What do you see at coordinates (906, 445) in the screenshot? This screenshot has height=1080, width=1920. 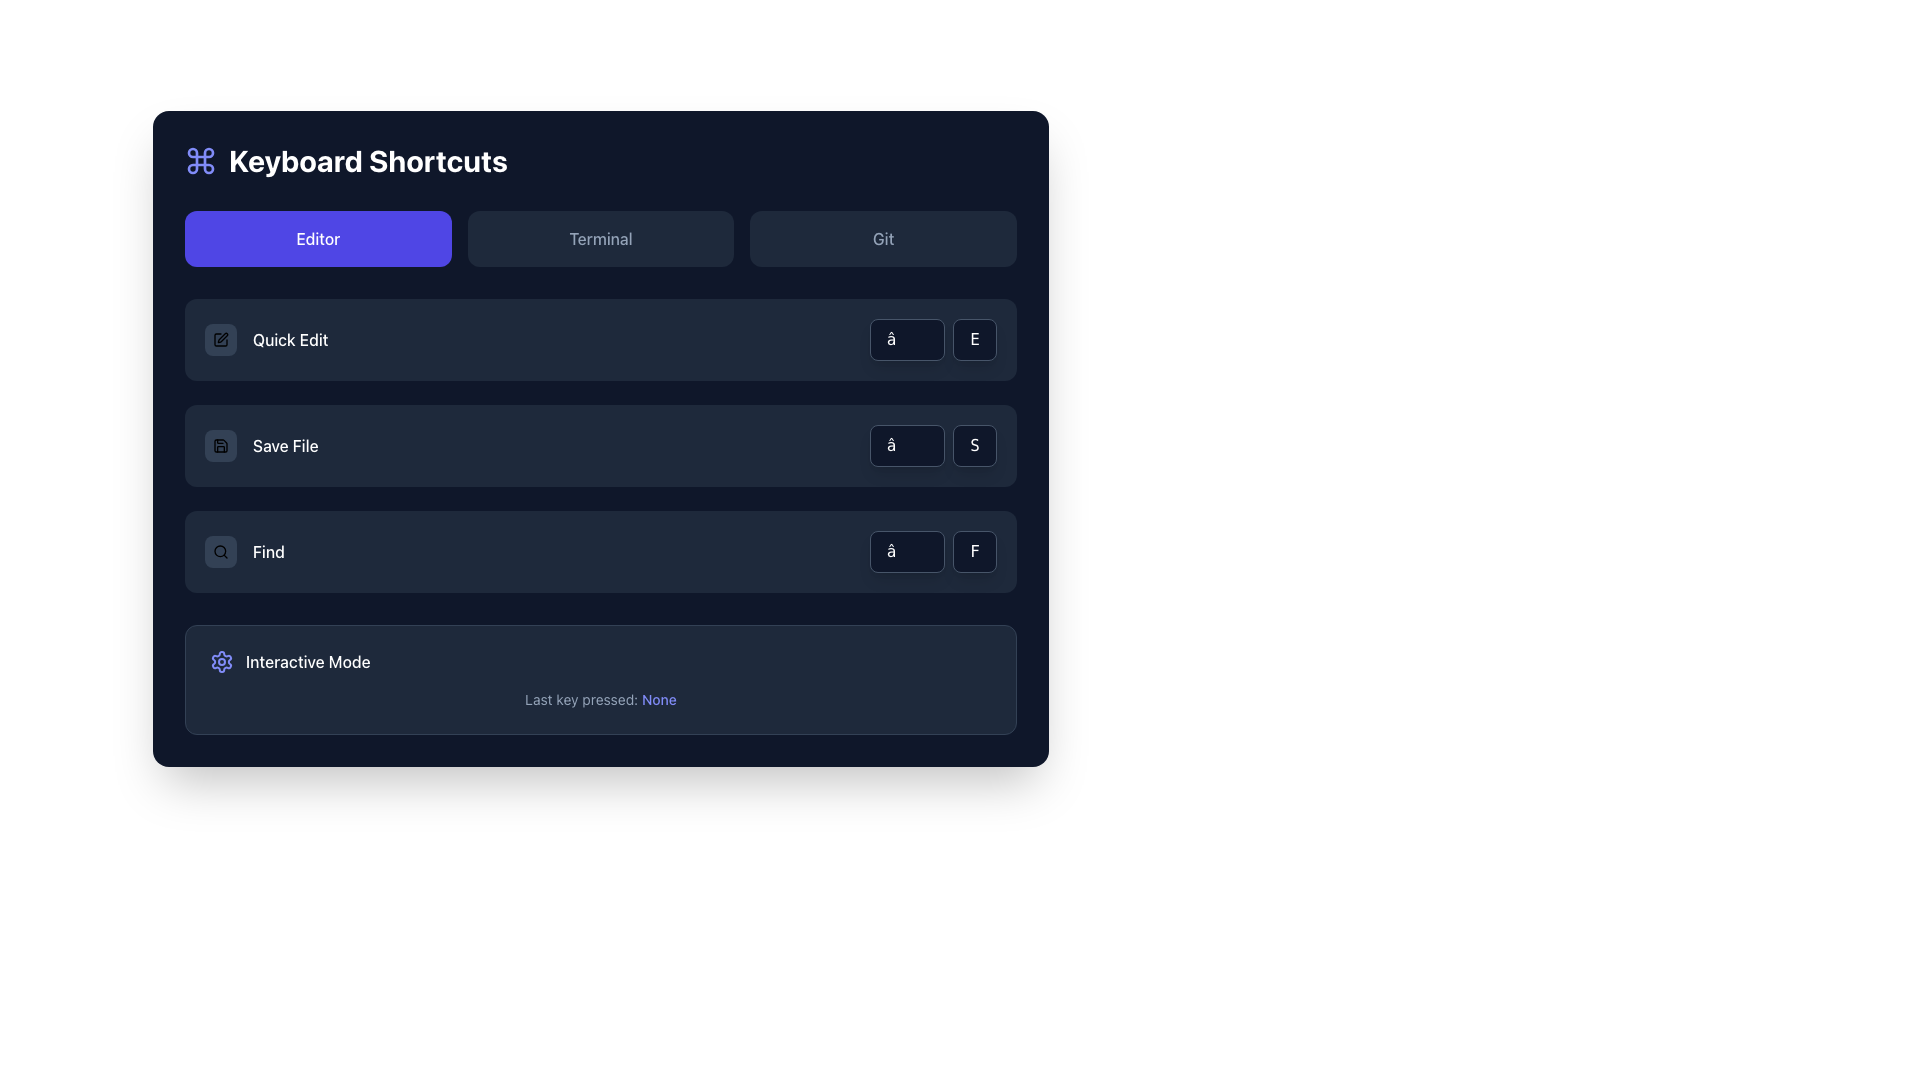 I see `the rectangular button with a dark background and rounded corners containing the text '⌘'` at bounding box center [906, 445].